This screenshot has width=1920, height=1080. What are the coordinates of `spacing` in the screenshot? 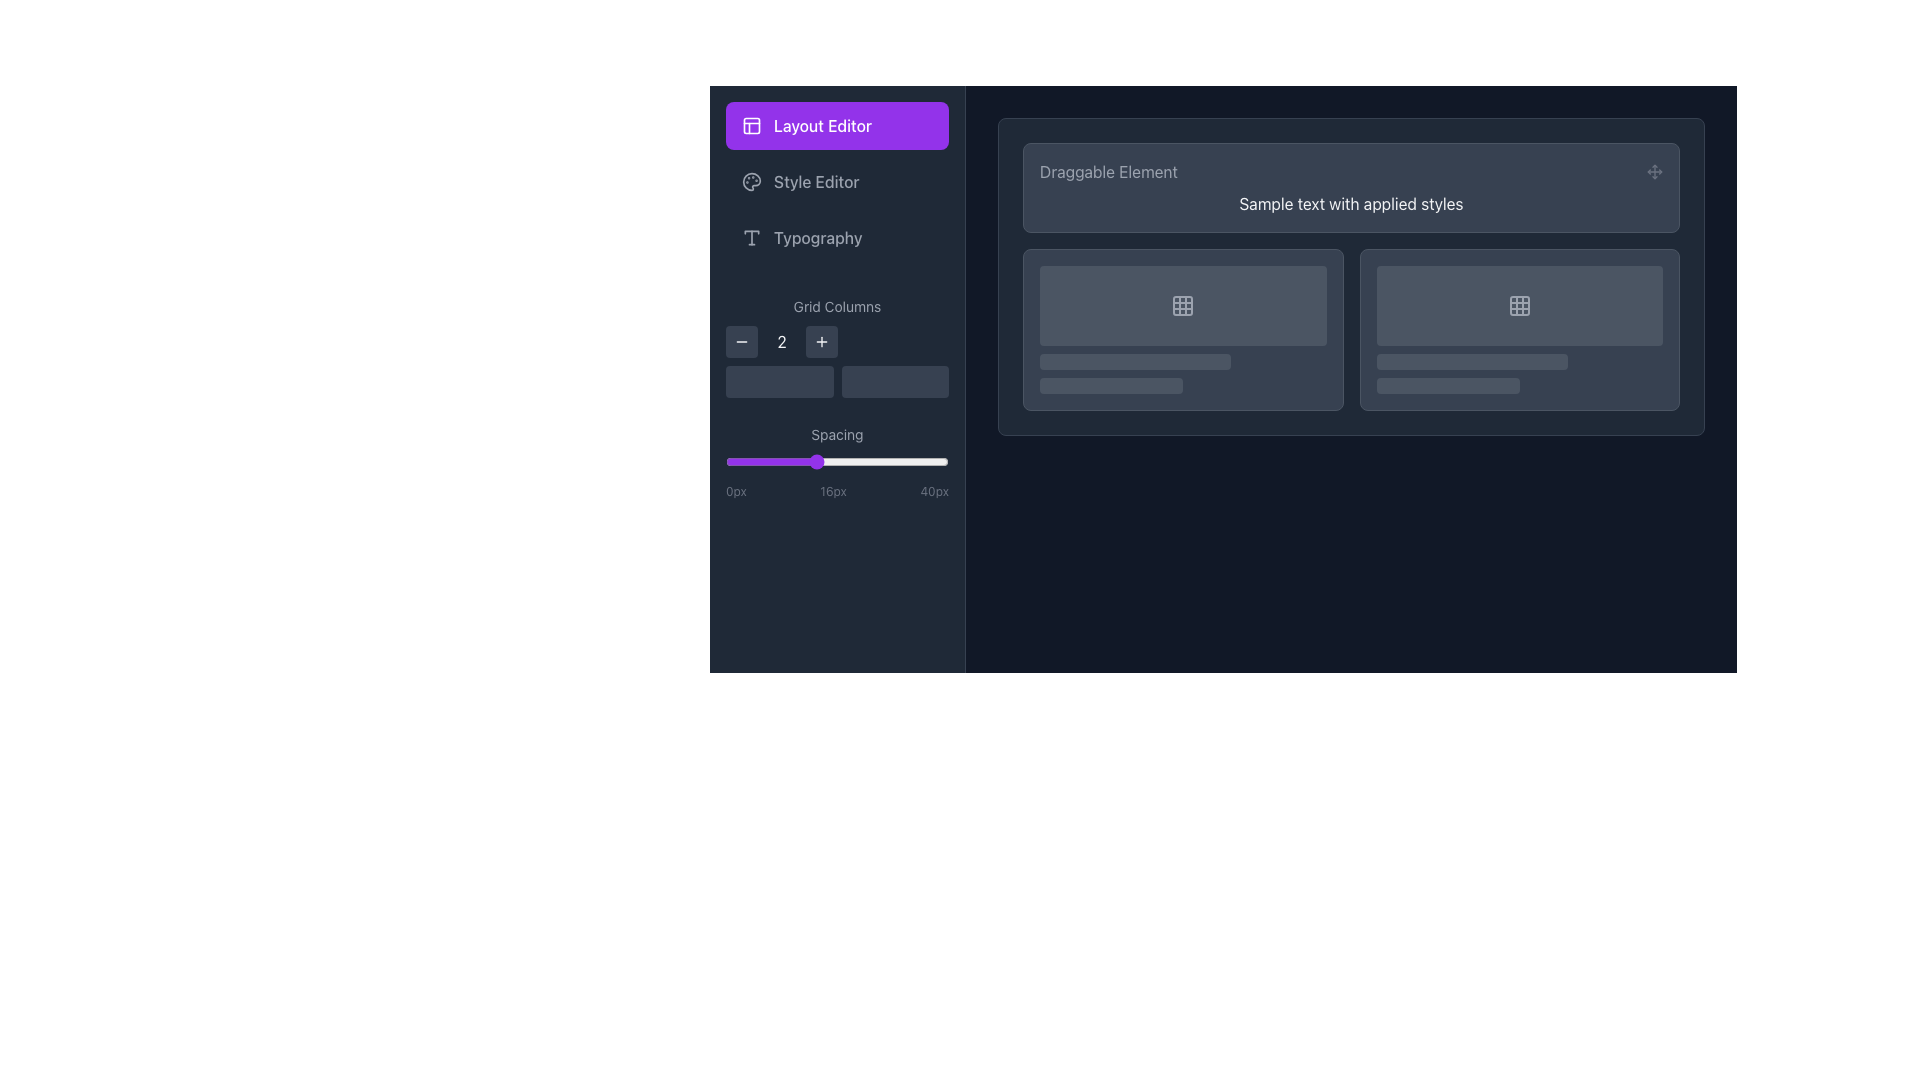 It's located at (724, 462).